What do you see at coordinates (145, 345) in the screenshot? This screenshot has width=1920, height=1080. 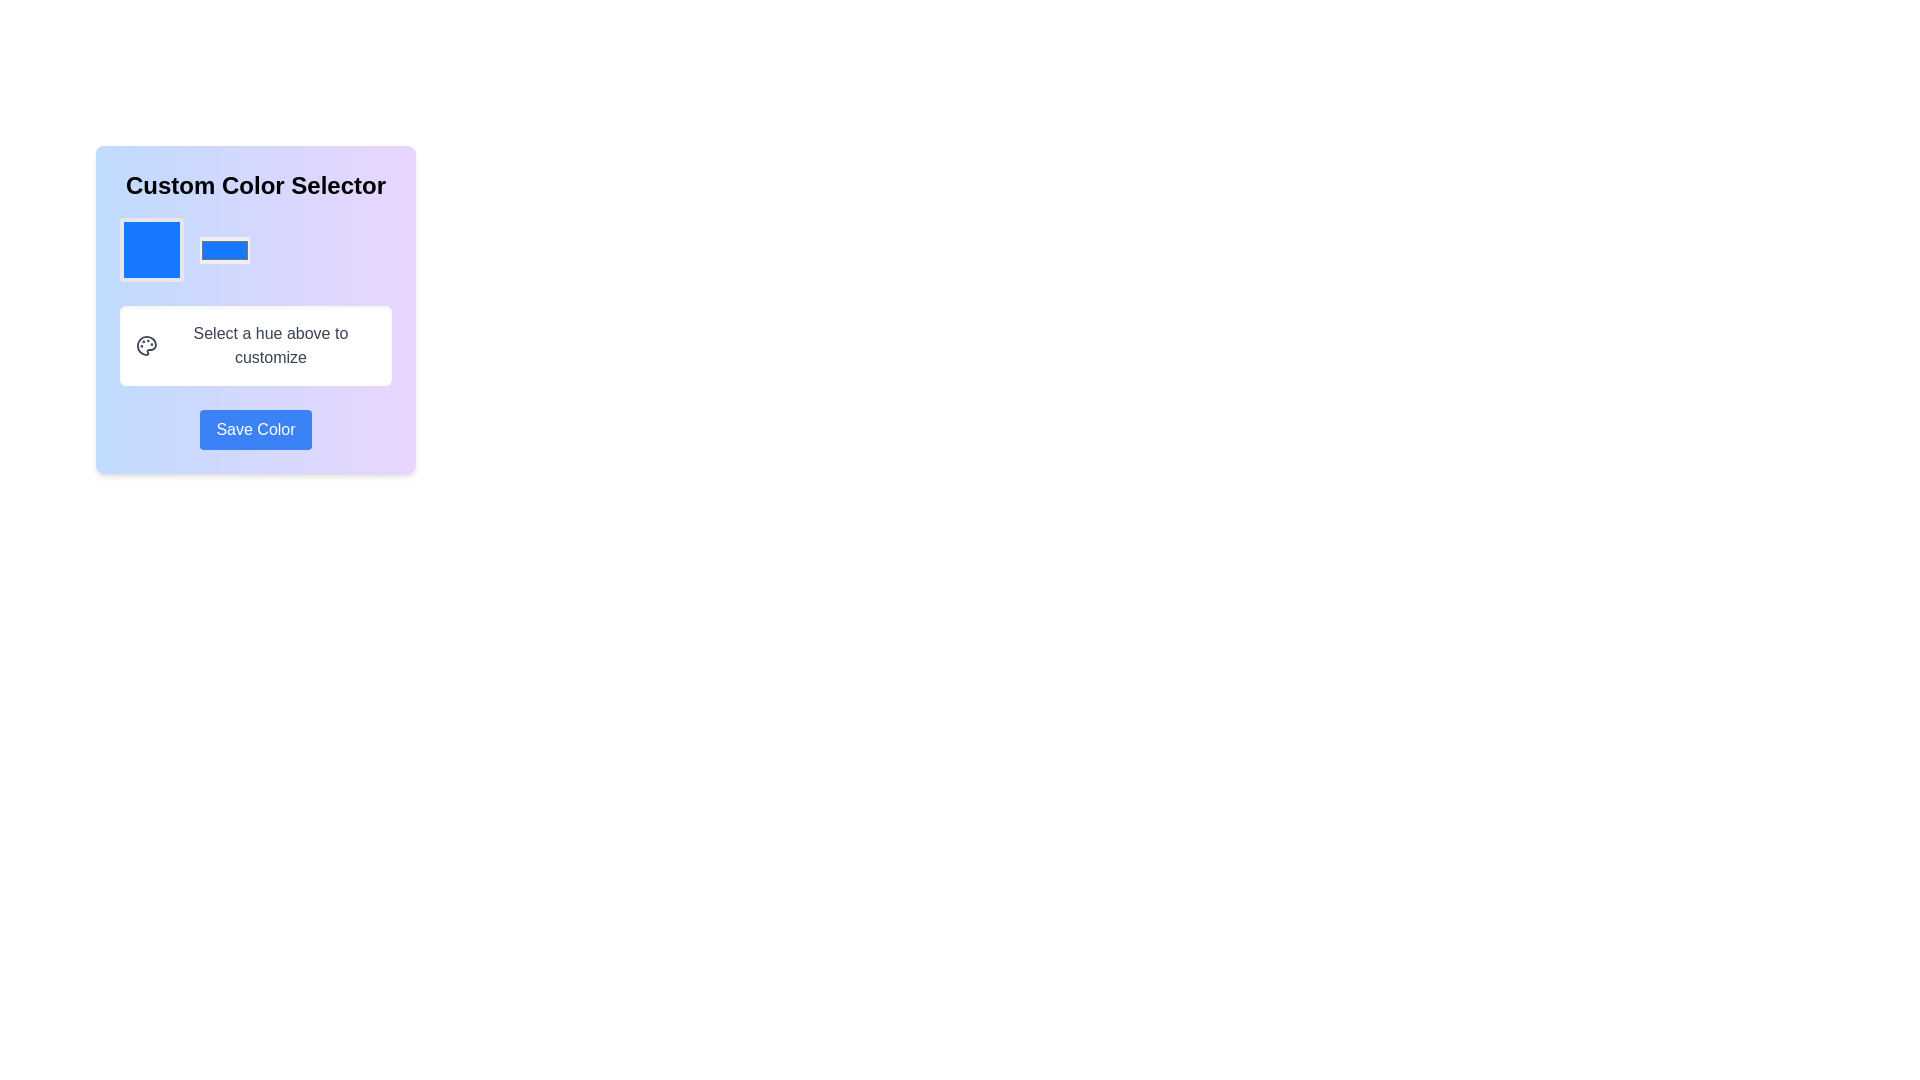 I see `the decorative icon in the 'Custom Color Selector' interface, located to the right of a solid square color block and above the text input area` at bounding box center [145, 345].